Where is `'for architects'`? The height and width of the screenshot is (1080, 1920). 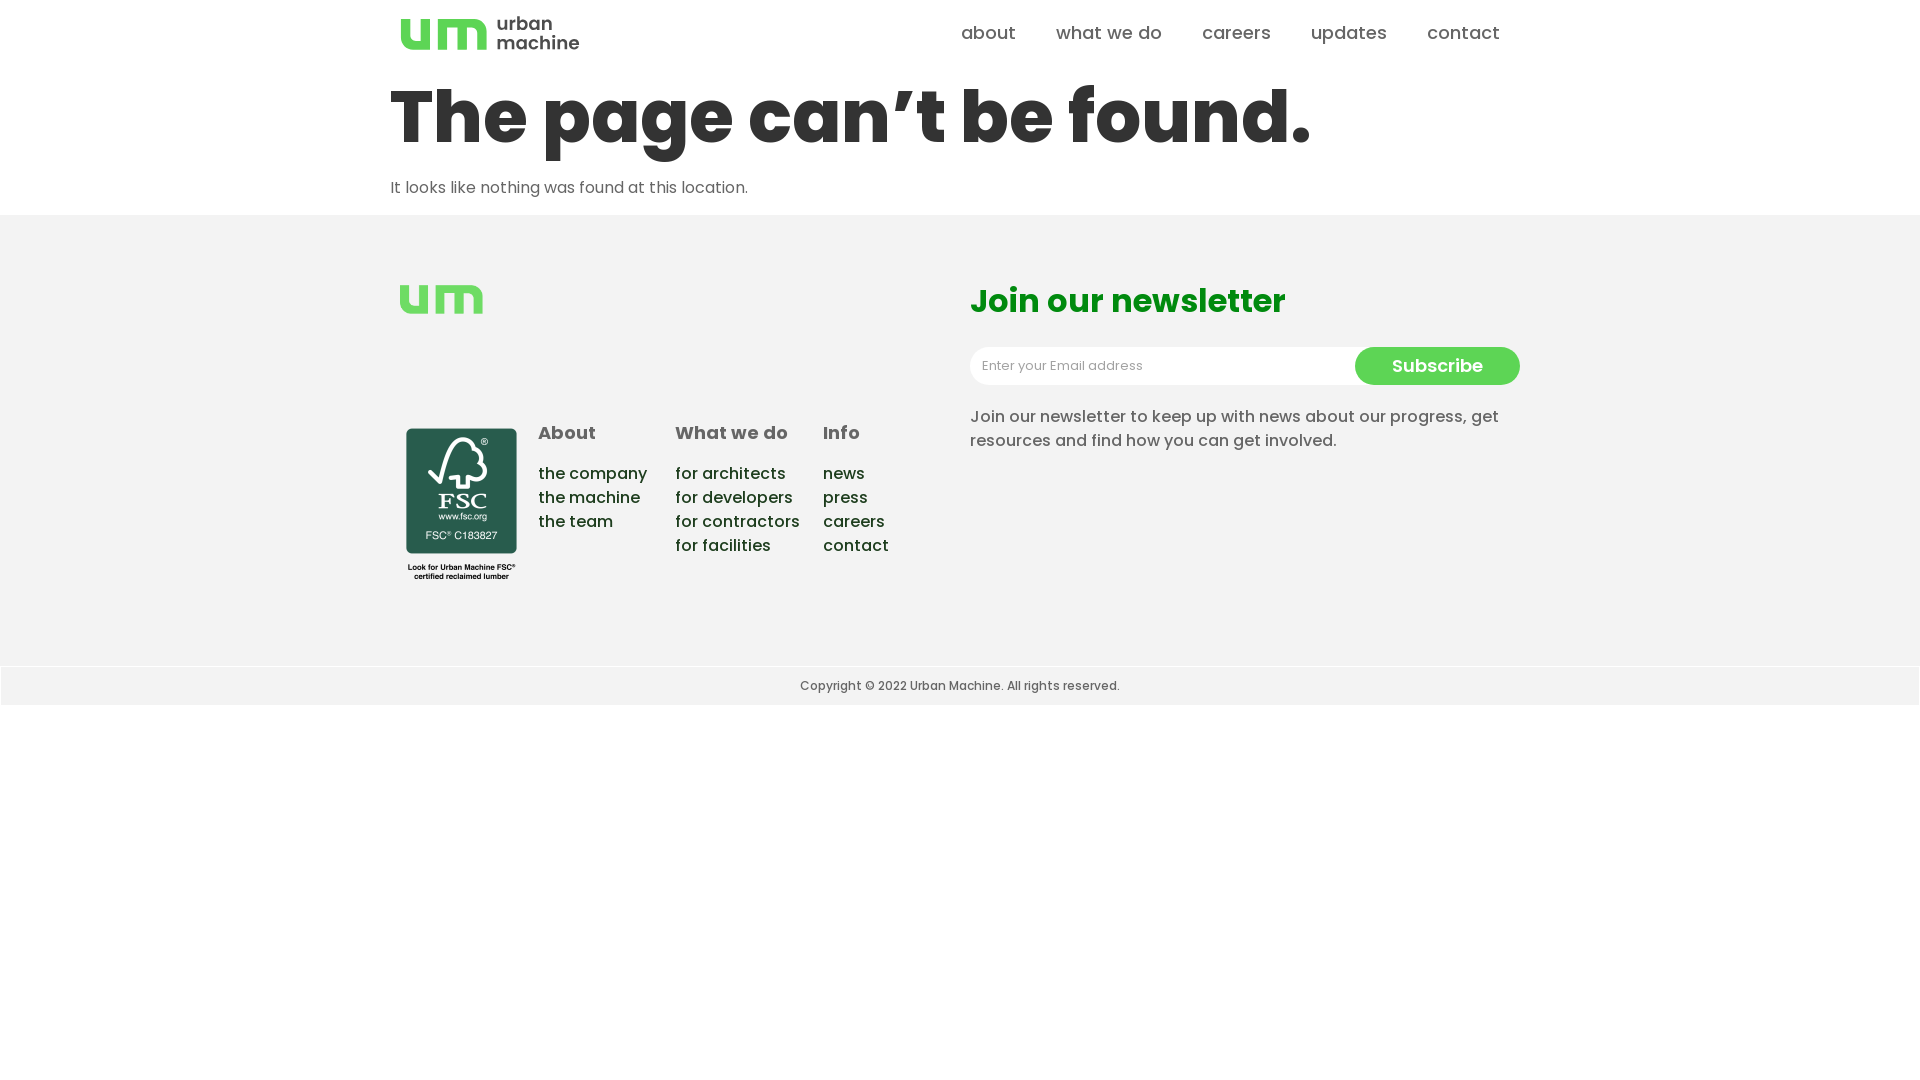
'for architects' is located at coordinates (729, 473).